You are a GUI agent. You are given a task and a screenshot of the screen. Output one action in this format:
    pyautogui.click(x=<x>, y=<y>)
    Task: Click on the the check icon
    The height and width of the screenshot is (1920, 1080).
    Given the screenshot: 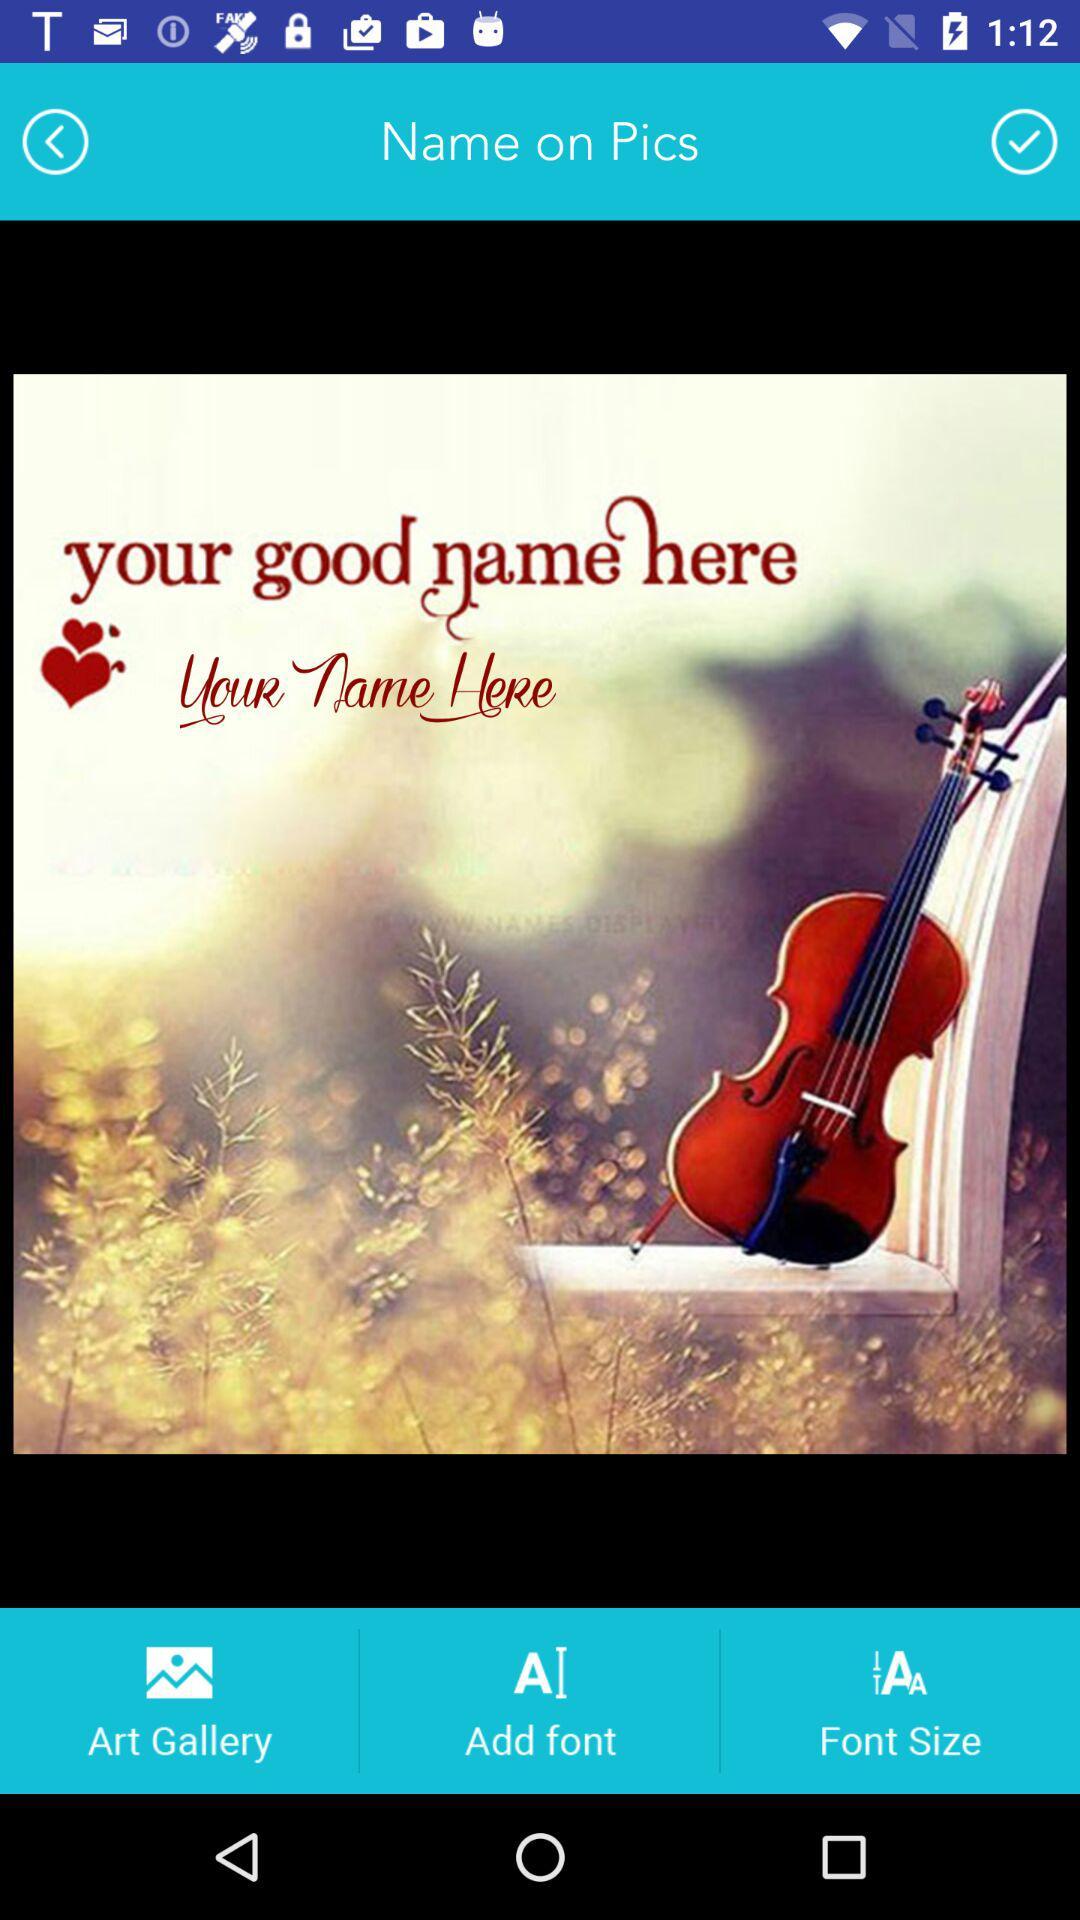 What is the action you would take?
    pyautogui.click(x=1024, y=140)
    